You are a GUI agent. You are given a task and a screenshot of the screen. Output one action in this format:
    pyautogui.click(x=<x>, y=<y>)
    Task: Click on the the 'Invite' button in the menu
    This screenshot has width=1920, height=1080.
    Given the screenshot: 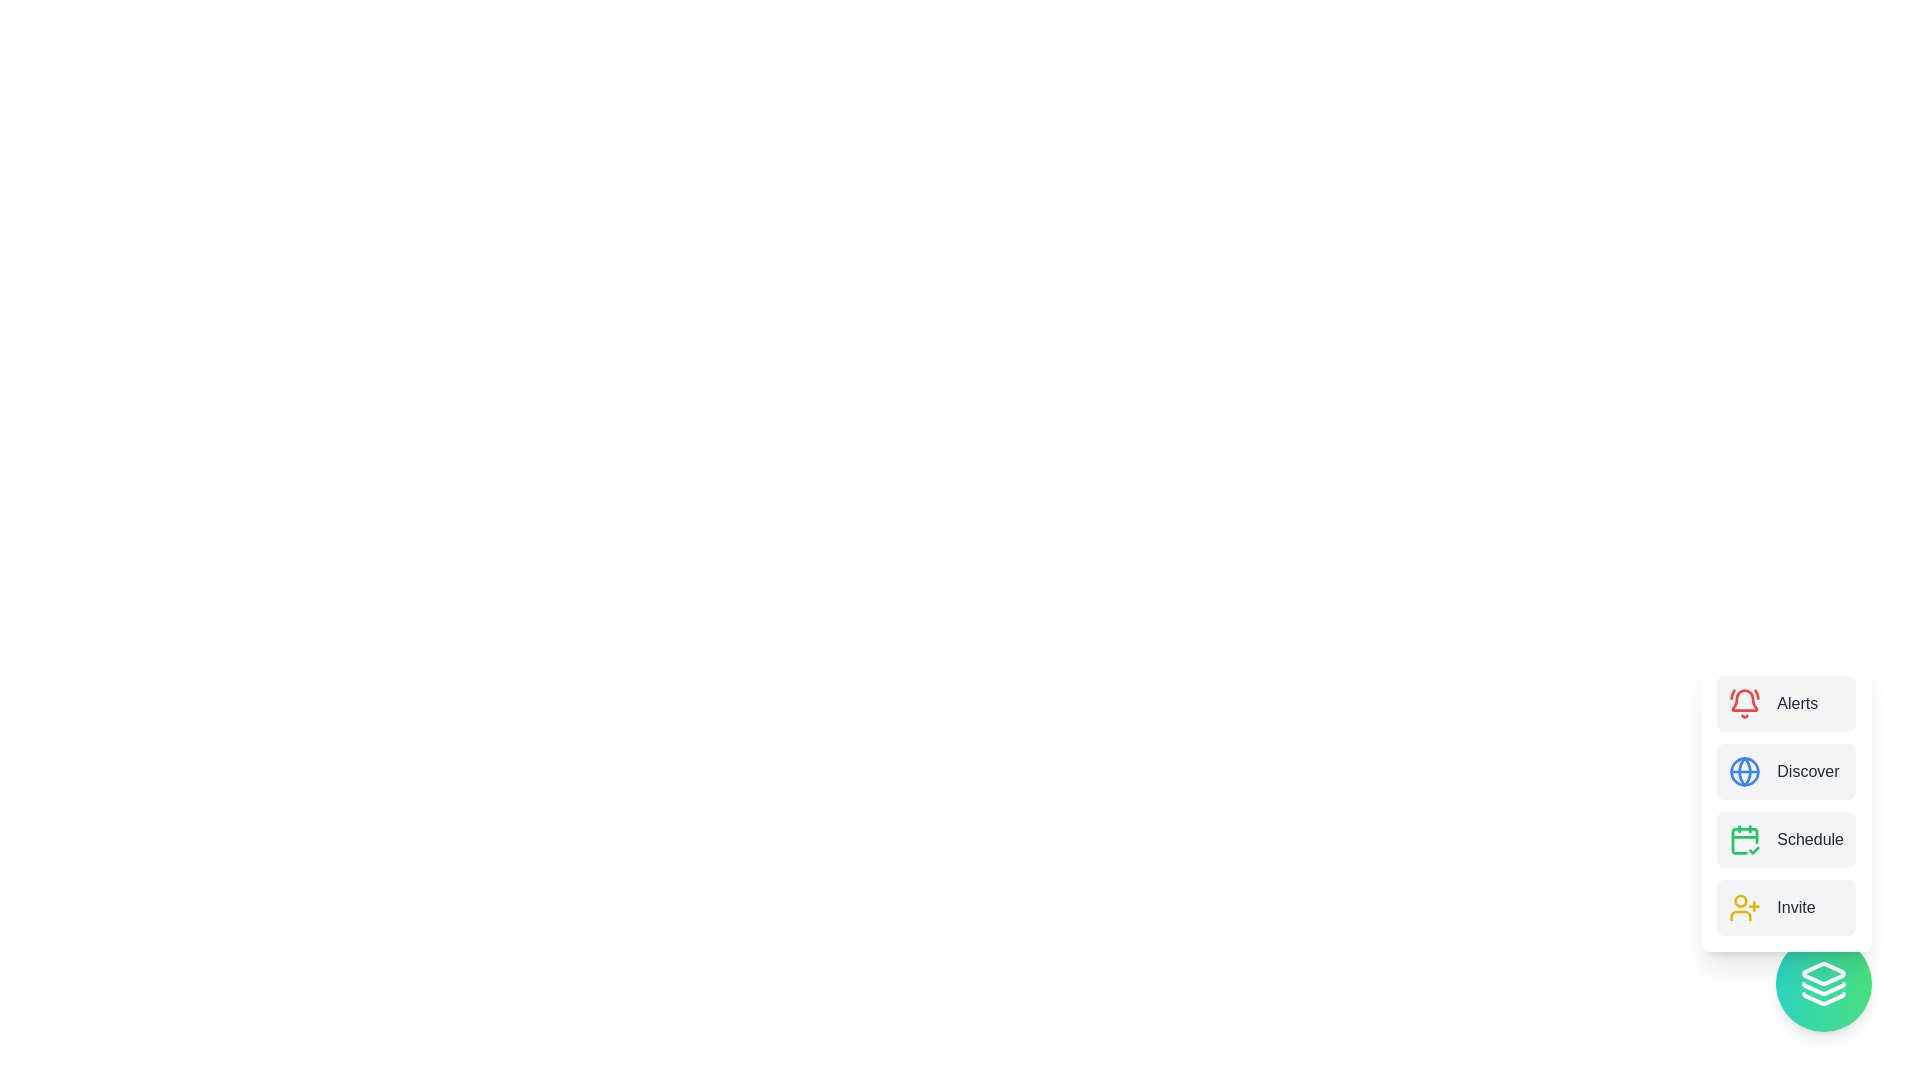 What is the action you would take?
    pyautogui.click(x=1785, y=907)
    